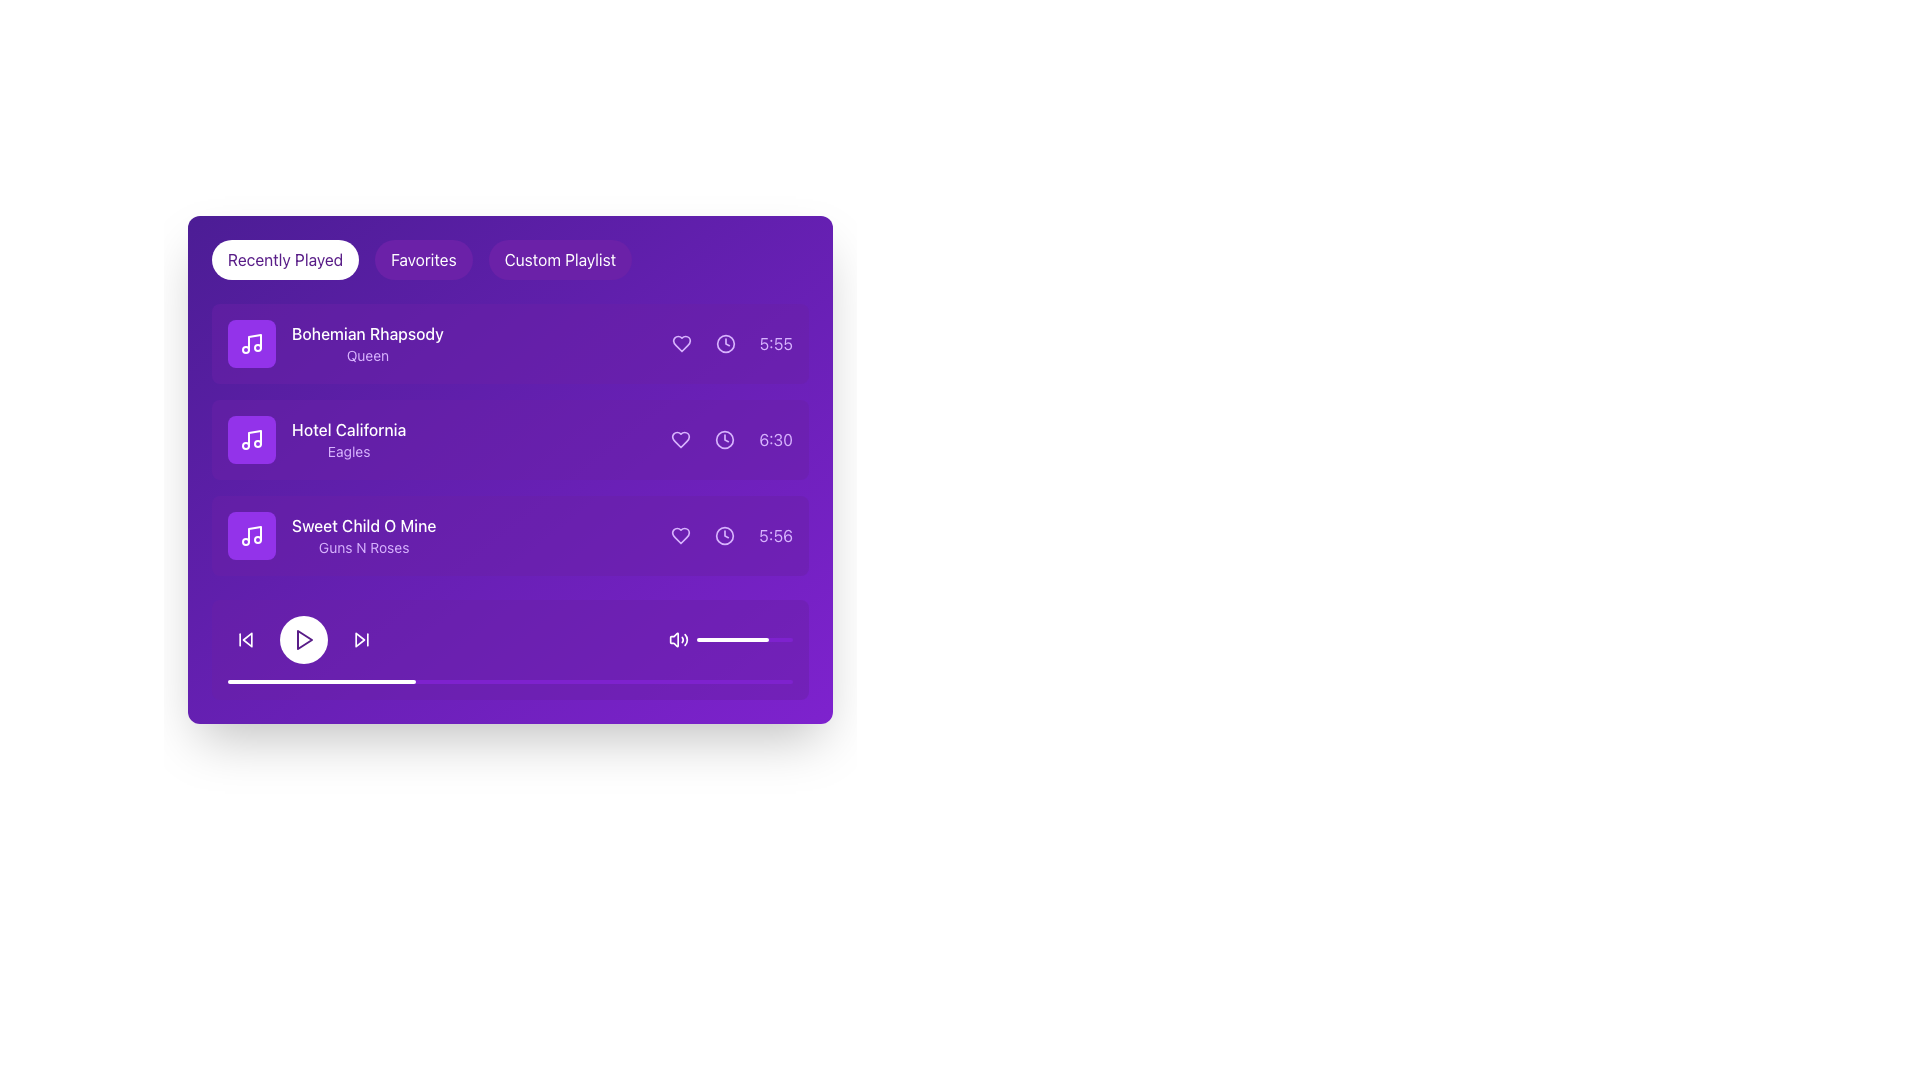 Image resolution: width=1920 pixels, height=1080 pixels. Describe the element at coordinates (785, 640) in the screenshot. I see `the volume level` at that location.